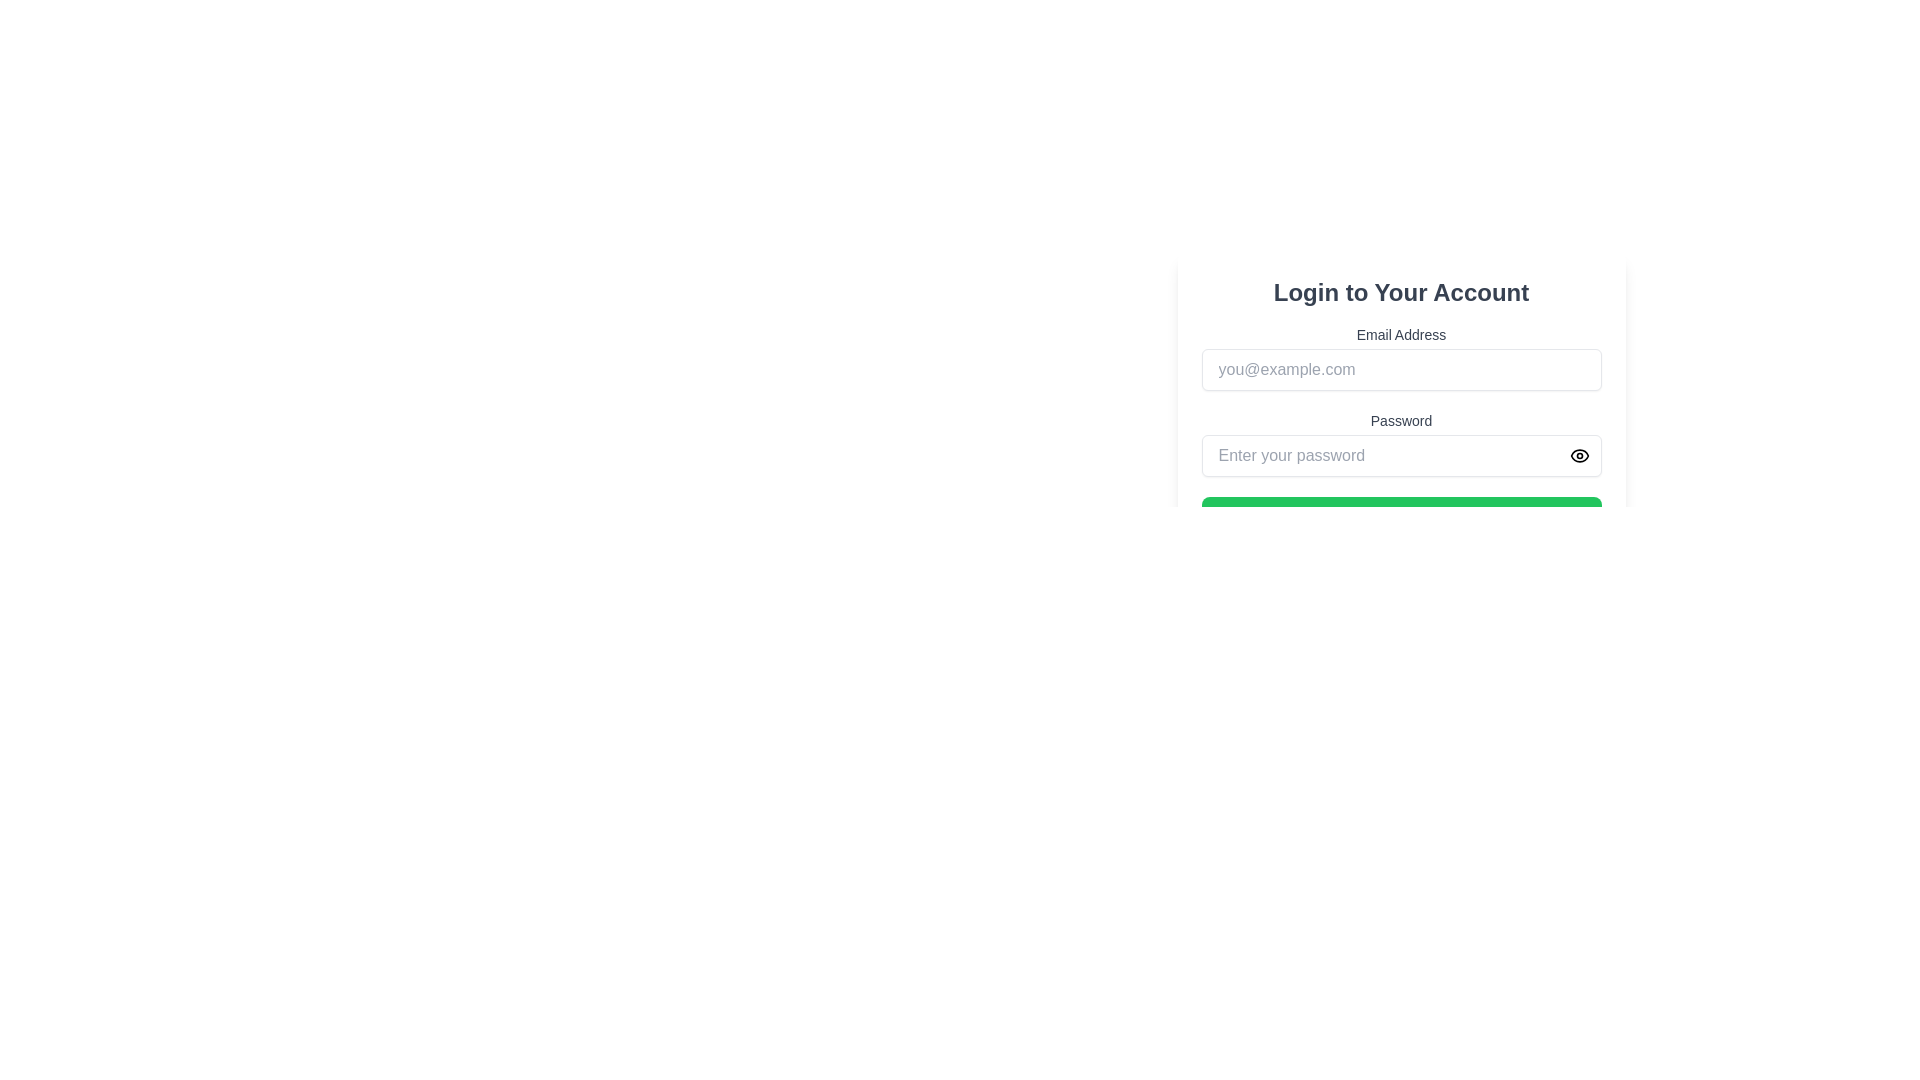  Describe the element at coordinates (1400, 419) in the screenshot. I see `the 'Password' label which is styled in small bold gray font and is positioned above the password input field in the login form` at that location.